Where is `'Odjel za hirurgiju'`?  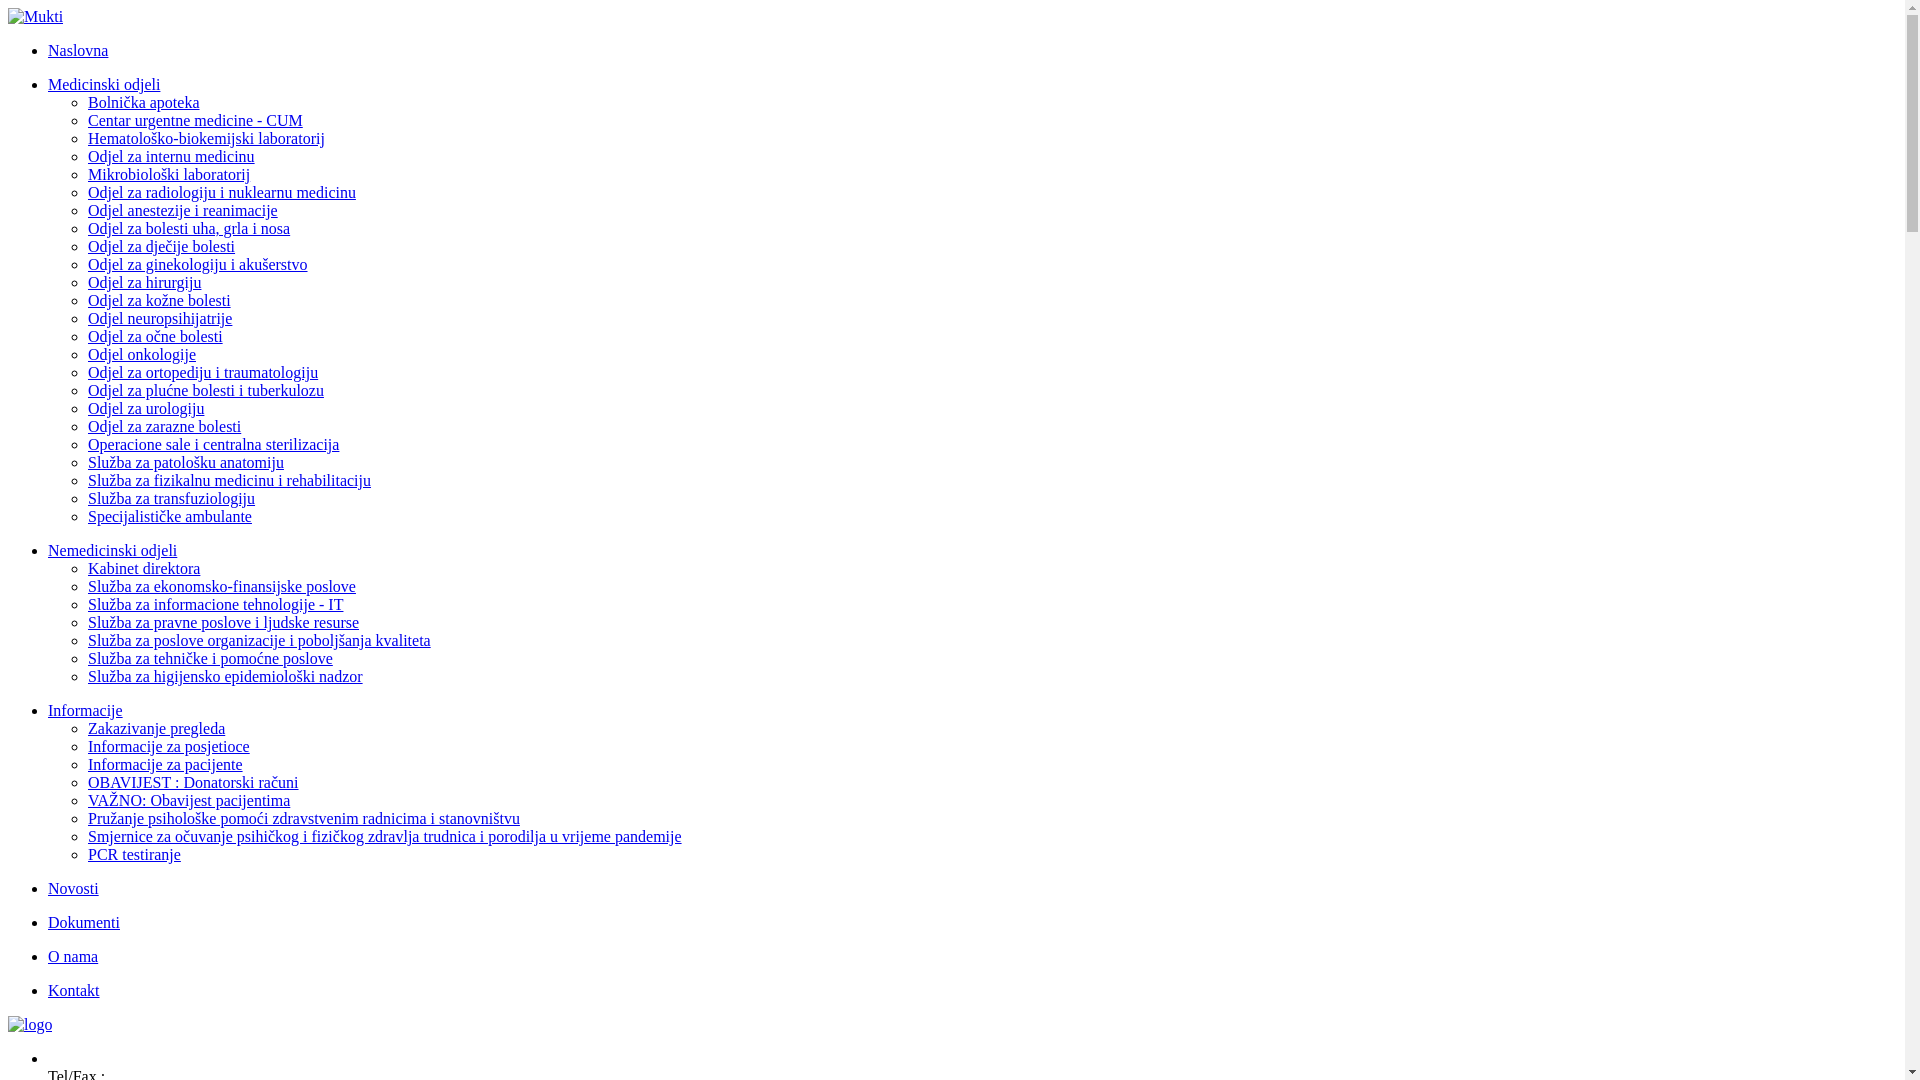 'Odjel za hirurgiju' is located at coordinates (143, 282).